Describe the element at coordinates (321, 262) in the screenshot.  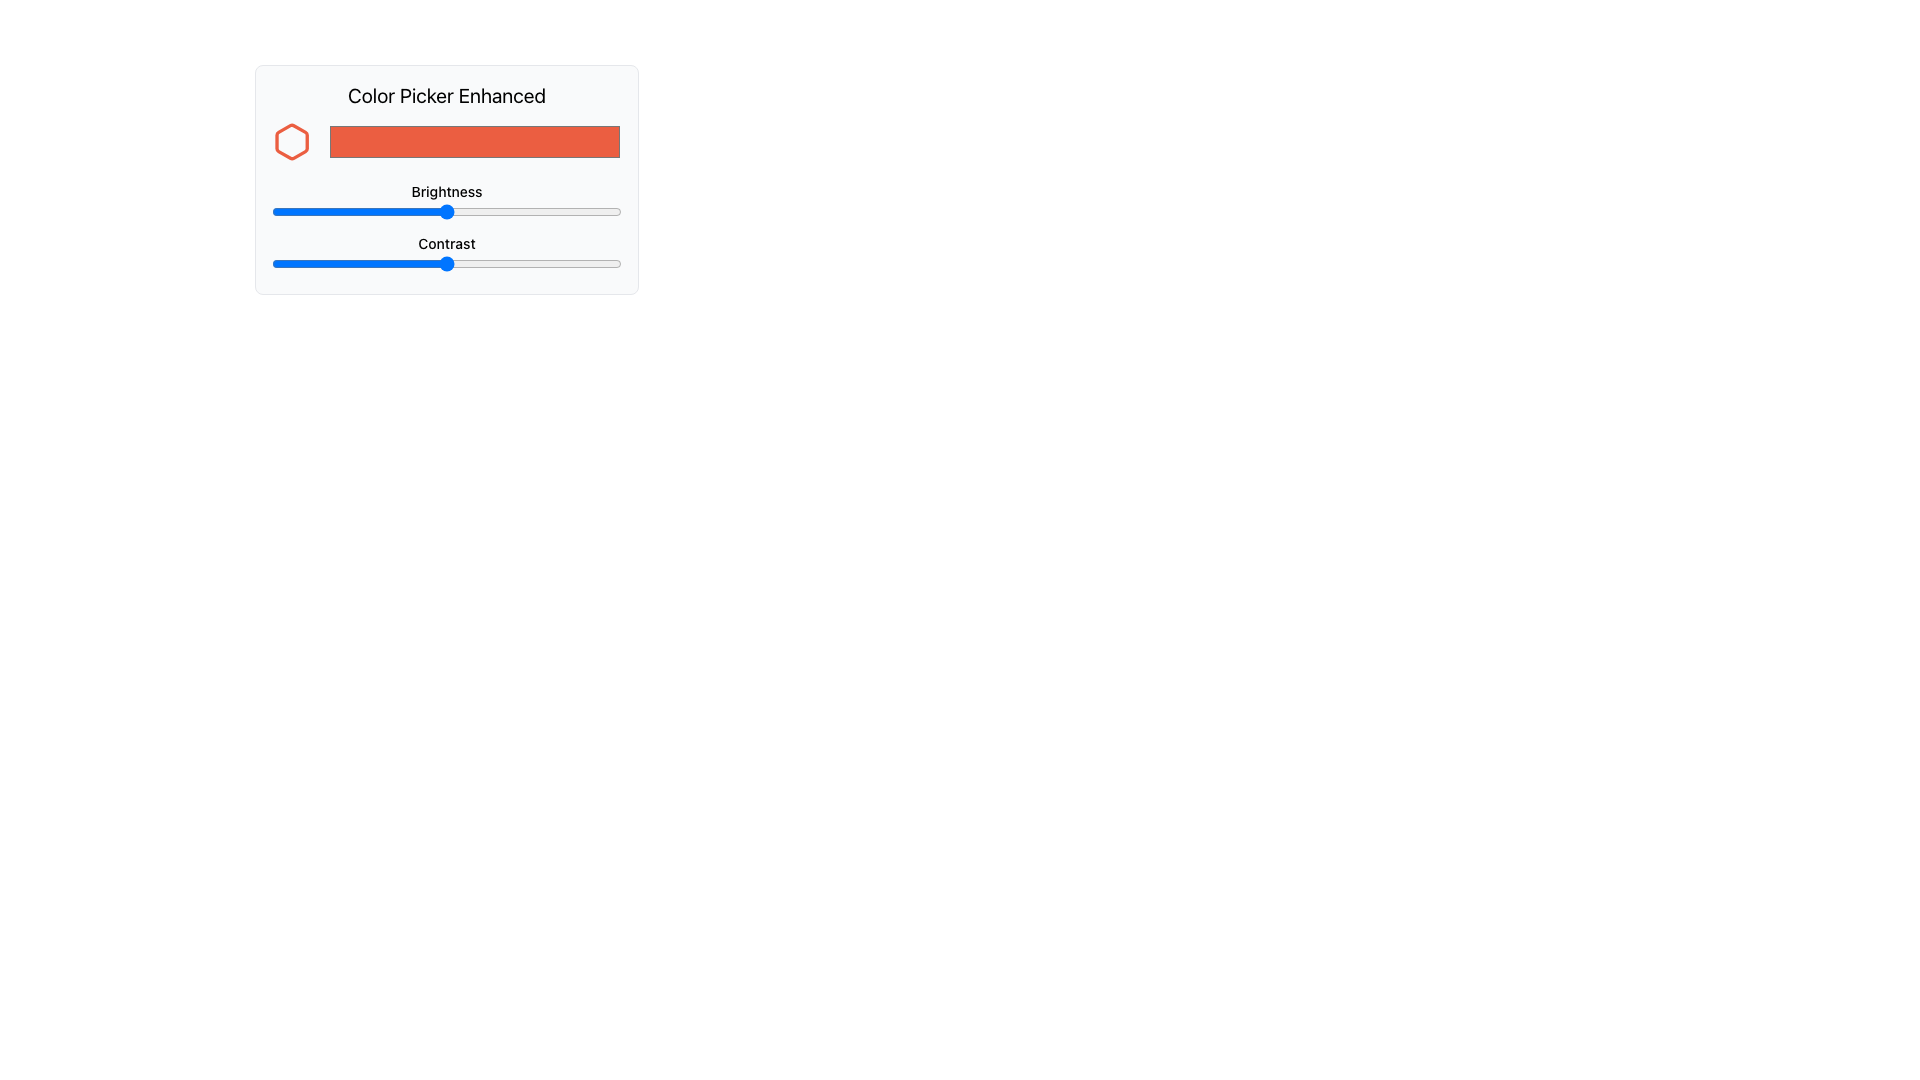
I see `contrast` at that location.